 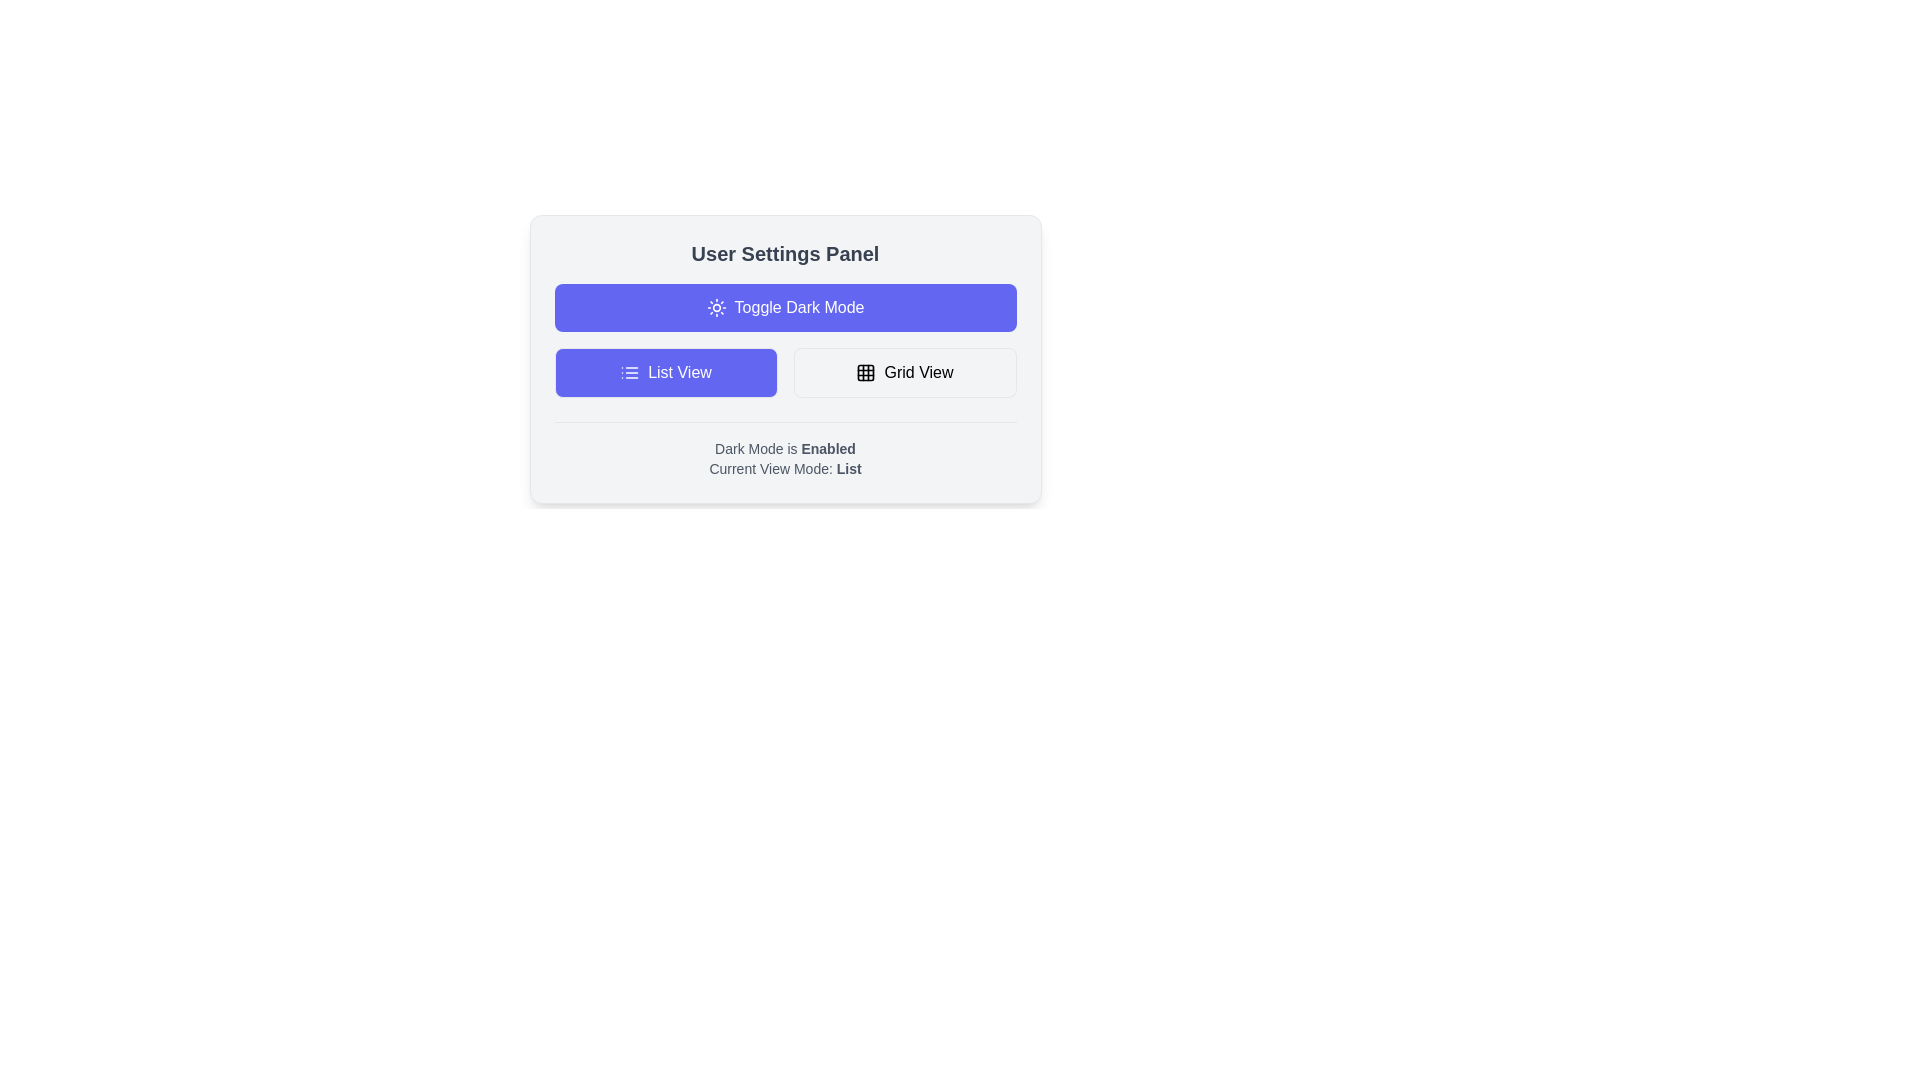 What do you see at coordinates (904, 373) in the screenshot?
I see `the button that switches the view mode` at bounding box center [904, 373].